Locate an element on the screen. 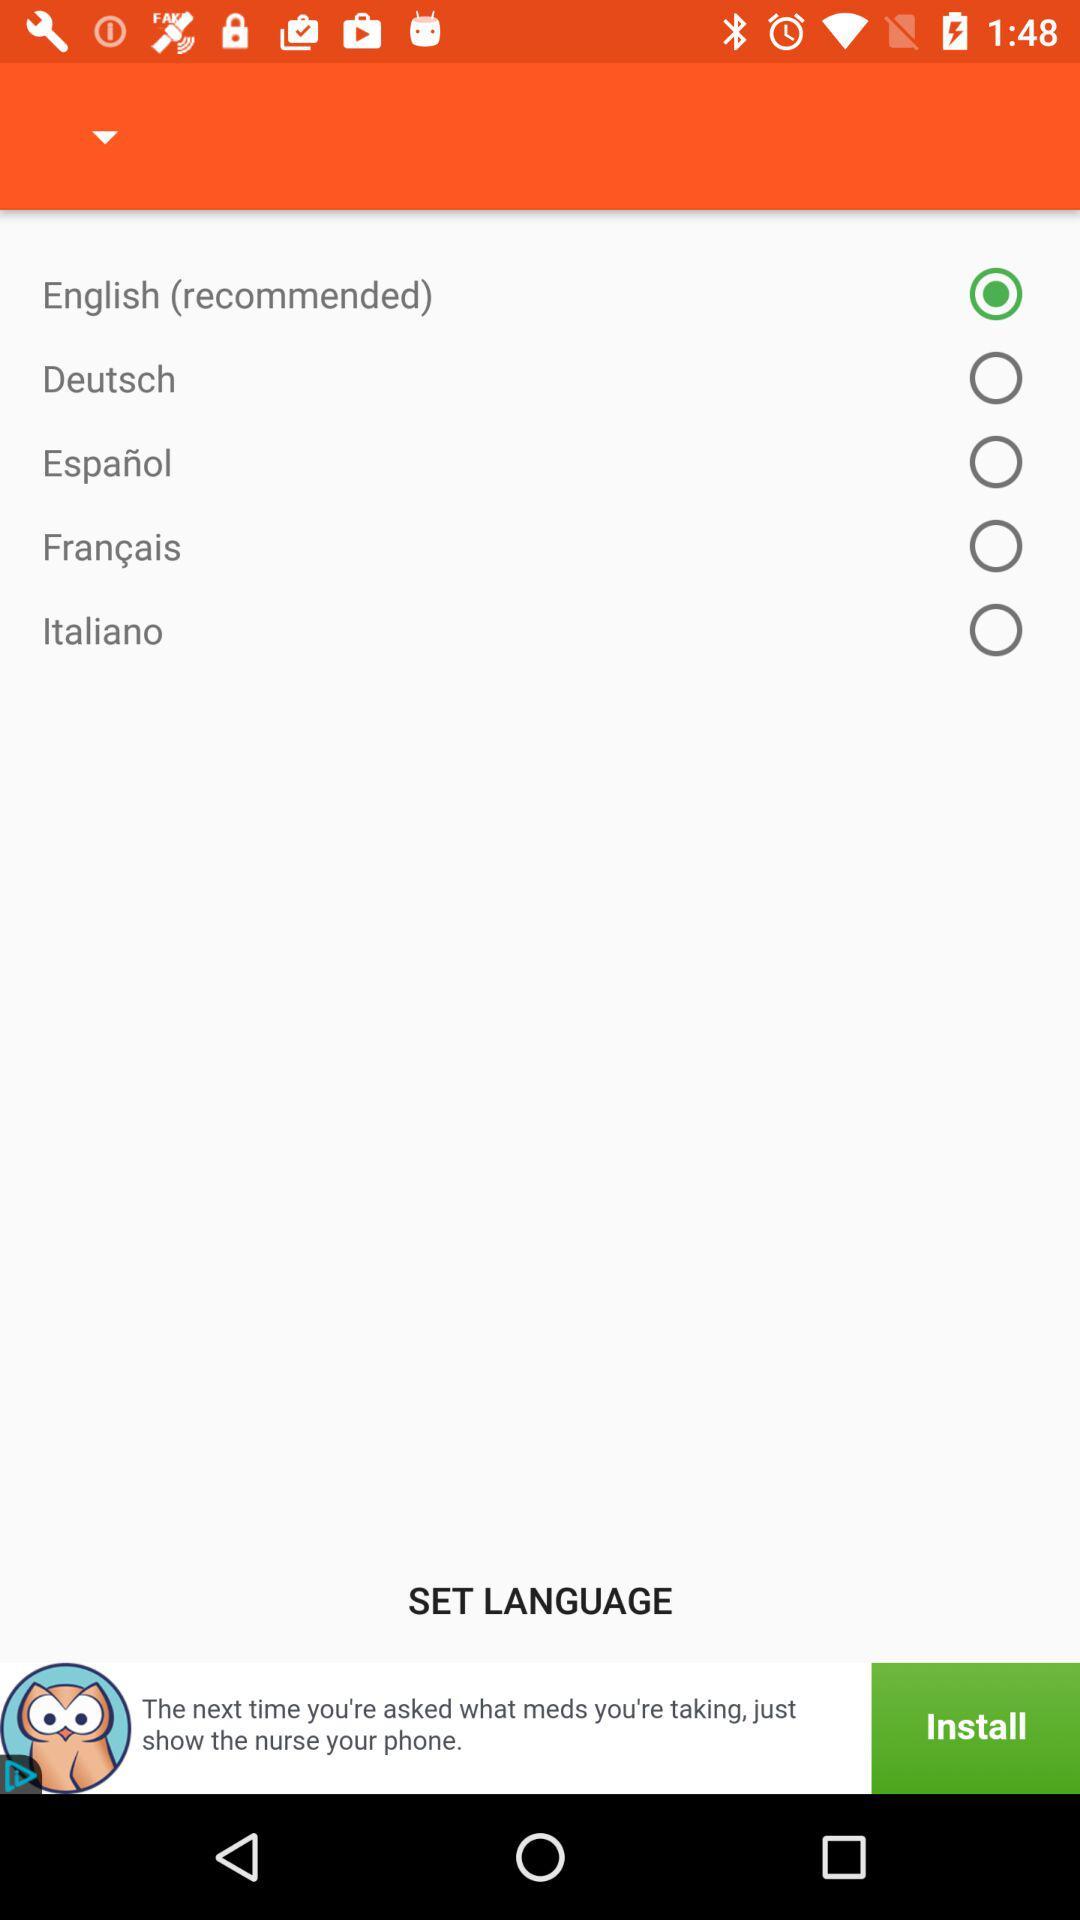  install the app is located at coordinates (540, 1727).